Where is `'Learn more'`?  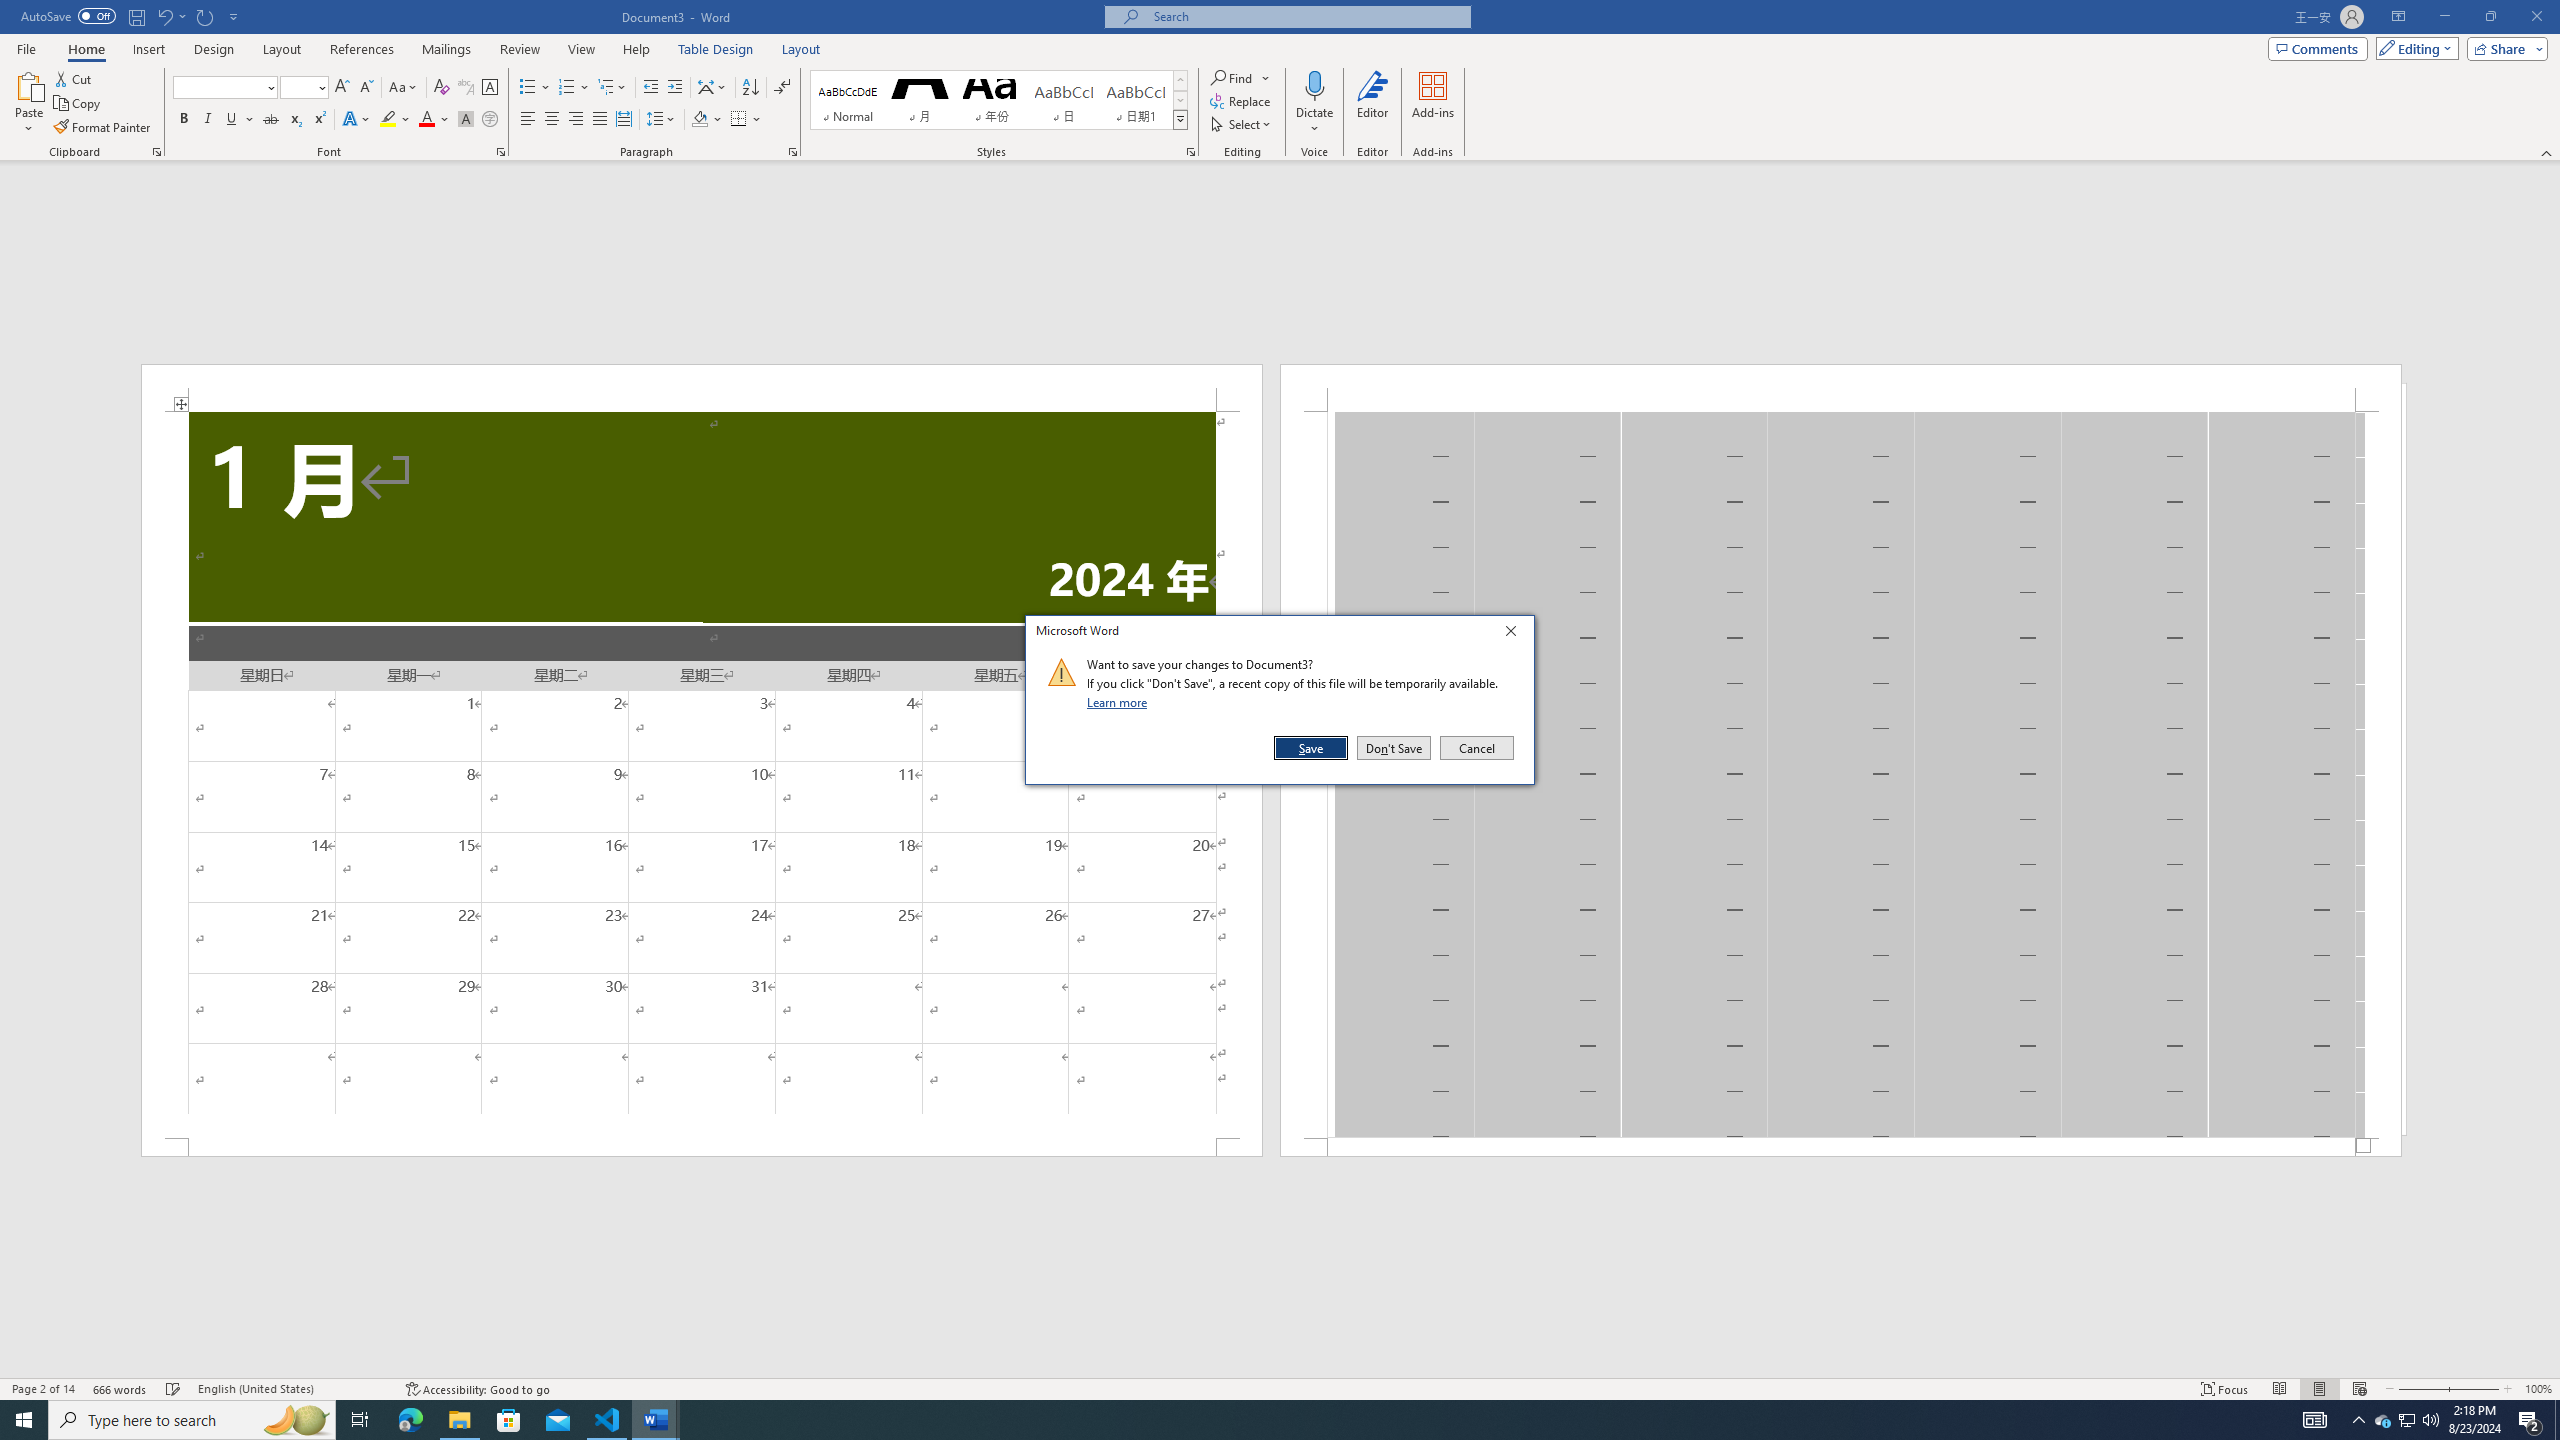 'Learn more' is located at coordinates (1120, 701).